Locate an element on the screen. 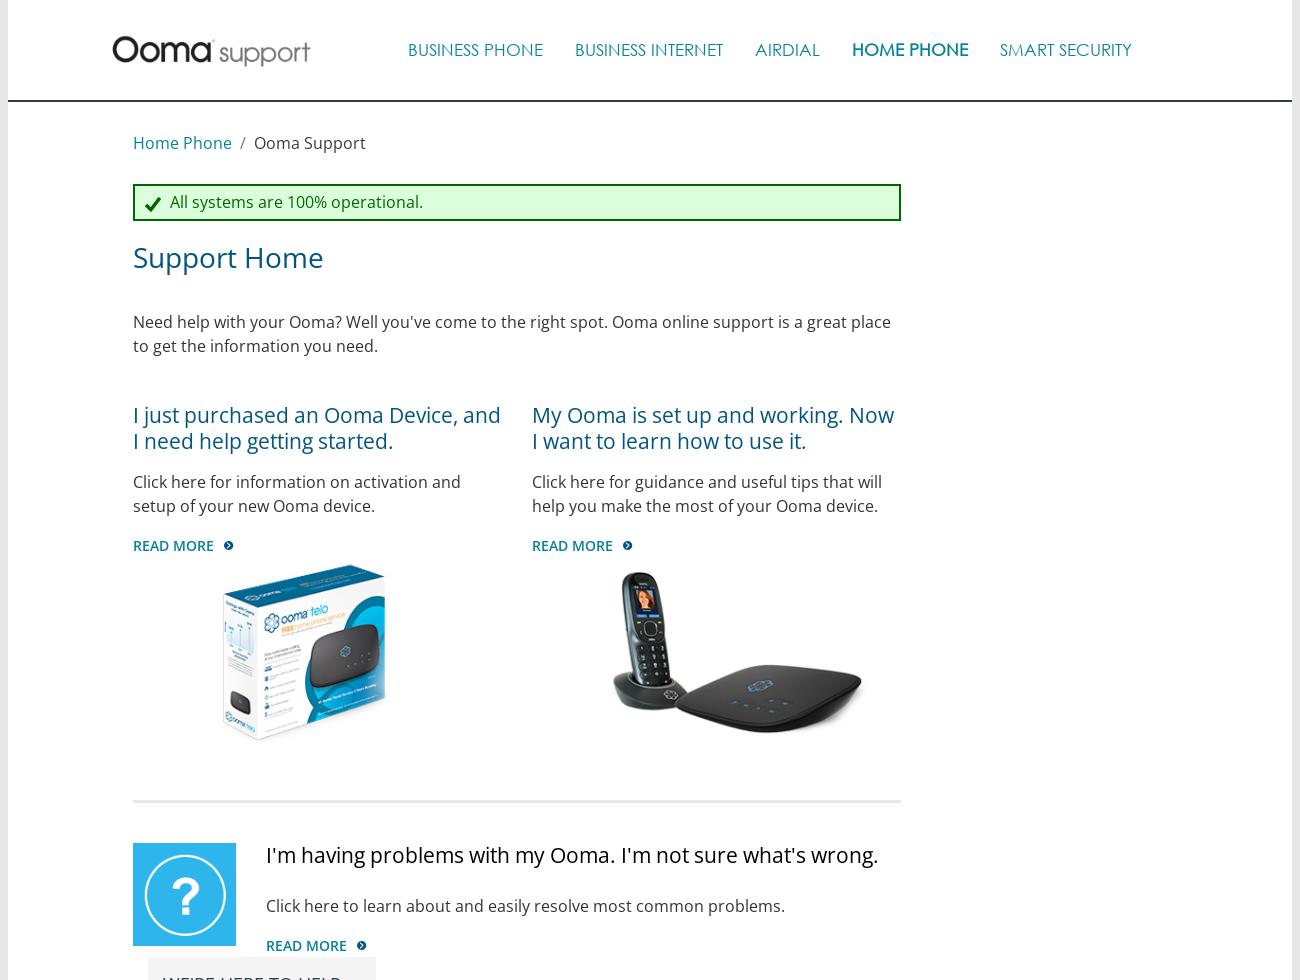  'Support Home' is located at coordinates (130, 255).